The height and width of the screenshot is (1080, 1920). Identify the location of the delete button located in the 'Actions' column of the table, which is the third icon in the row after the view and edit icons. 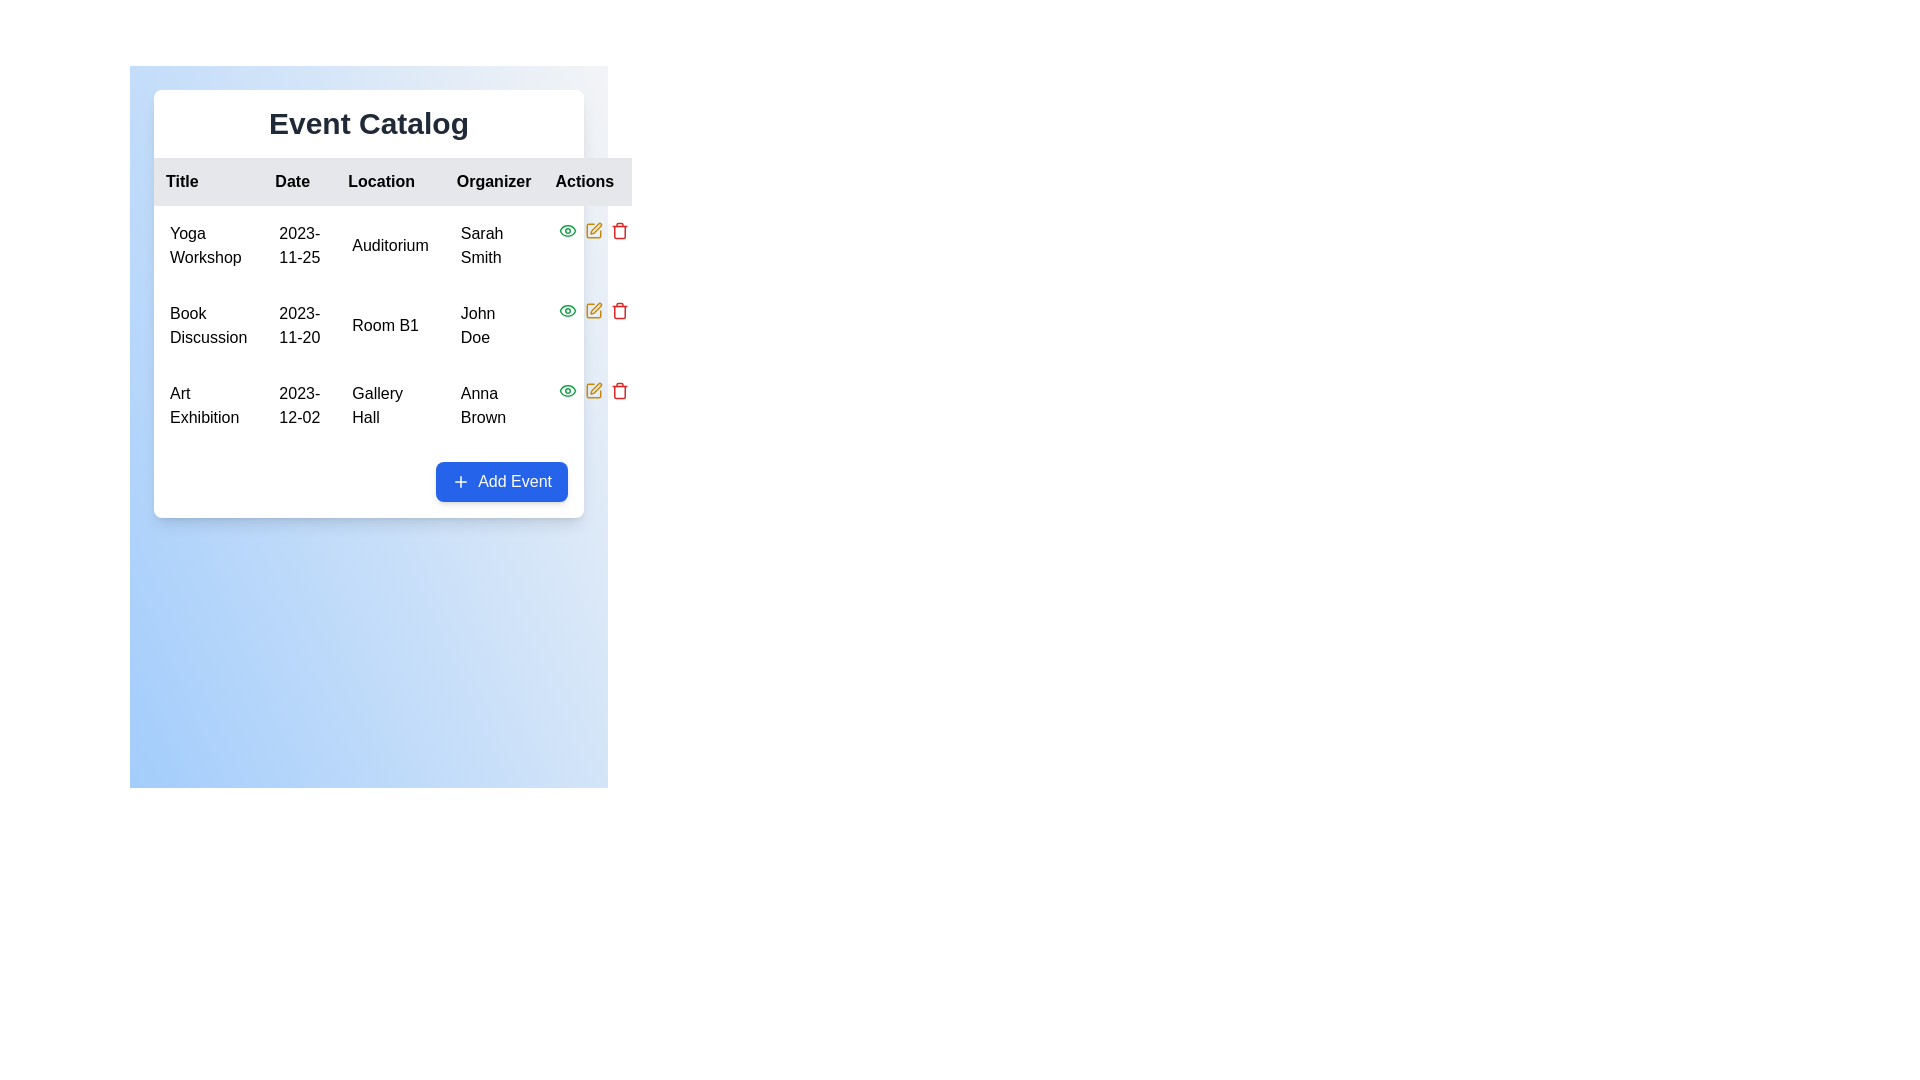
(619, 230).